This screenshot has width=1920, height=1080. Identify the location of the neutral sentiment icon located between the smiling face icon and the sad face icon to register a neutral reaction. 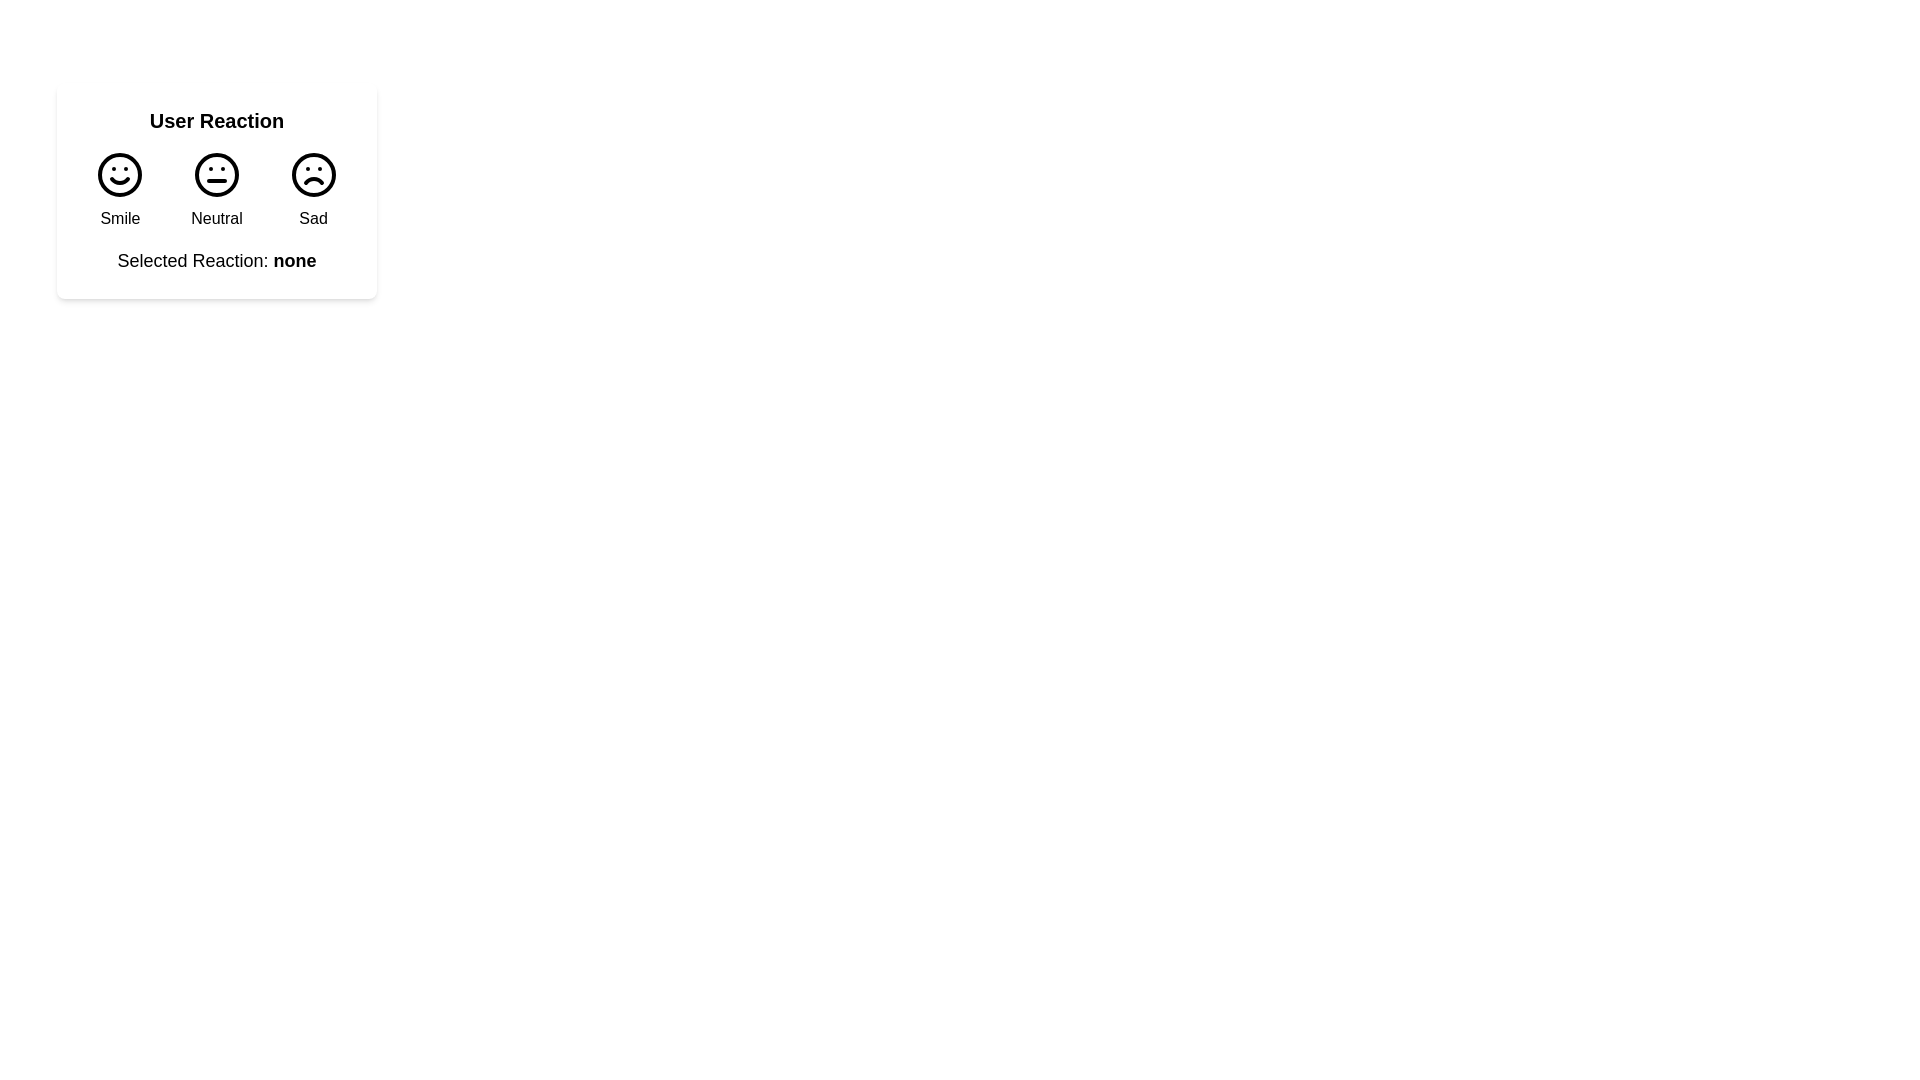
(216, 173).